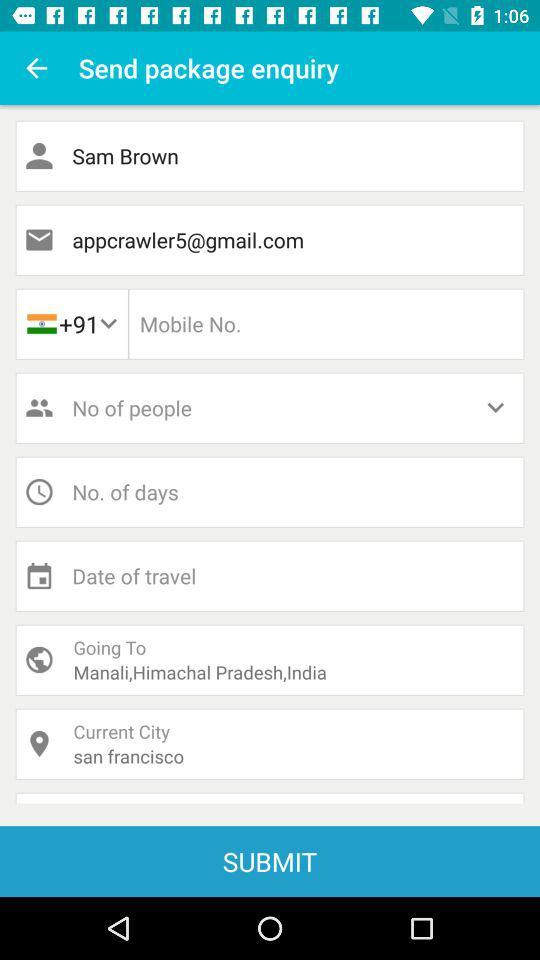 This screenshot has width=540, height=960. I want to click on the item below appcrawler5@gmail.com icon, so click(326, 324).